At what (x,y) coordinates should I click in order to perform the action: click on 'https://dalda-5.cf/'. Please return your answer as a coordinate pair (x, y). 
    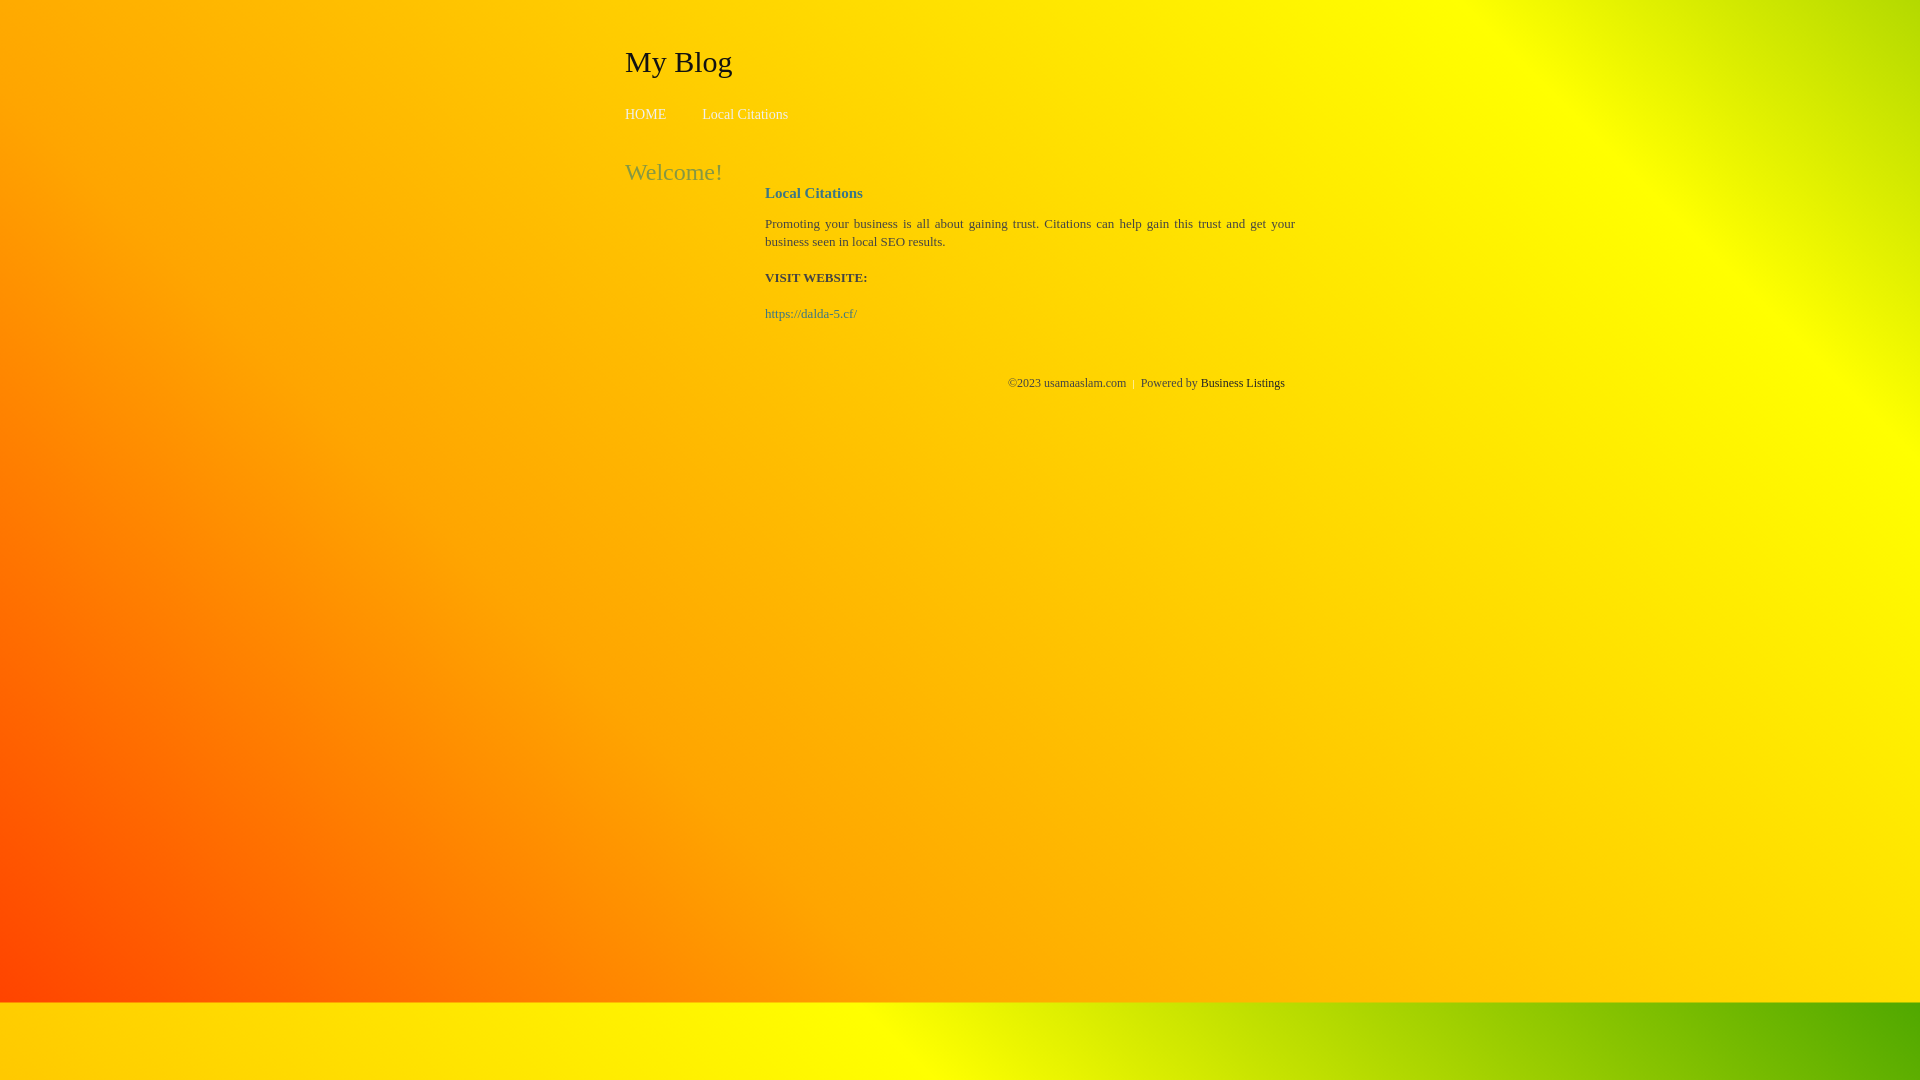
    Looking at the image, I should click on (811, 313).